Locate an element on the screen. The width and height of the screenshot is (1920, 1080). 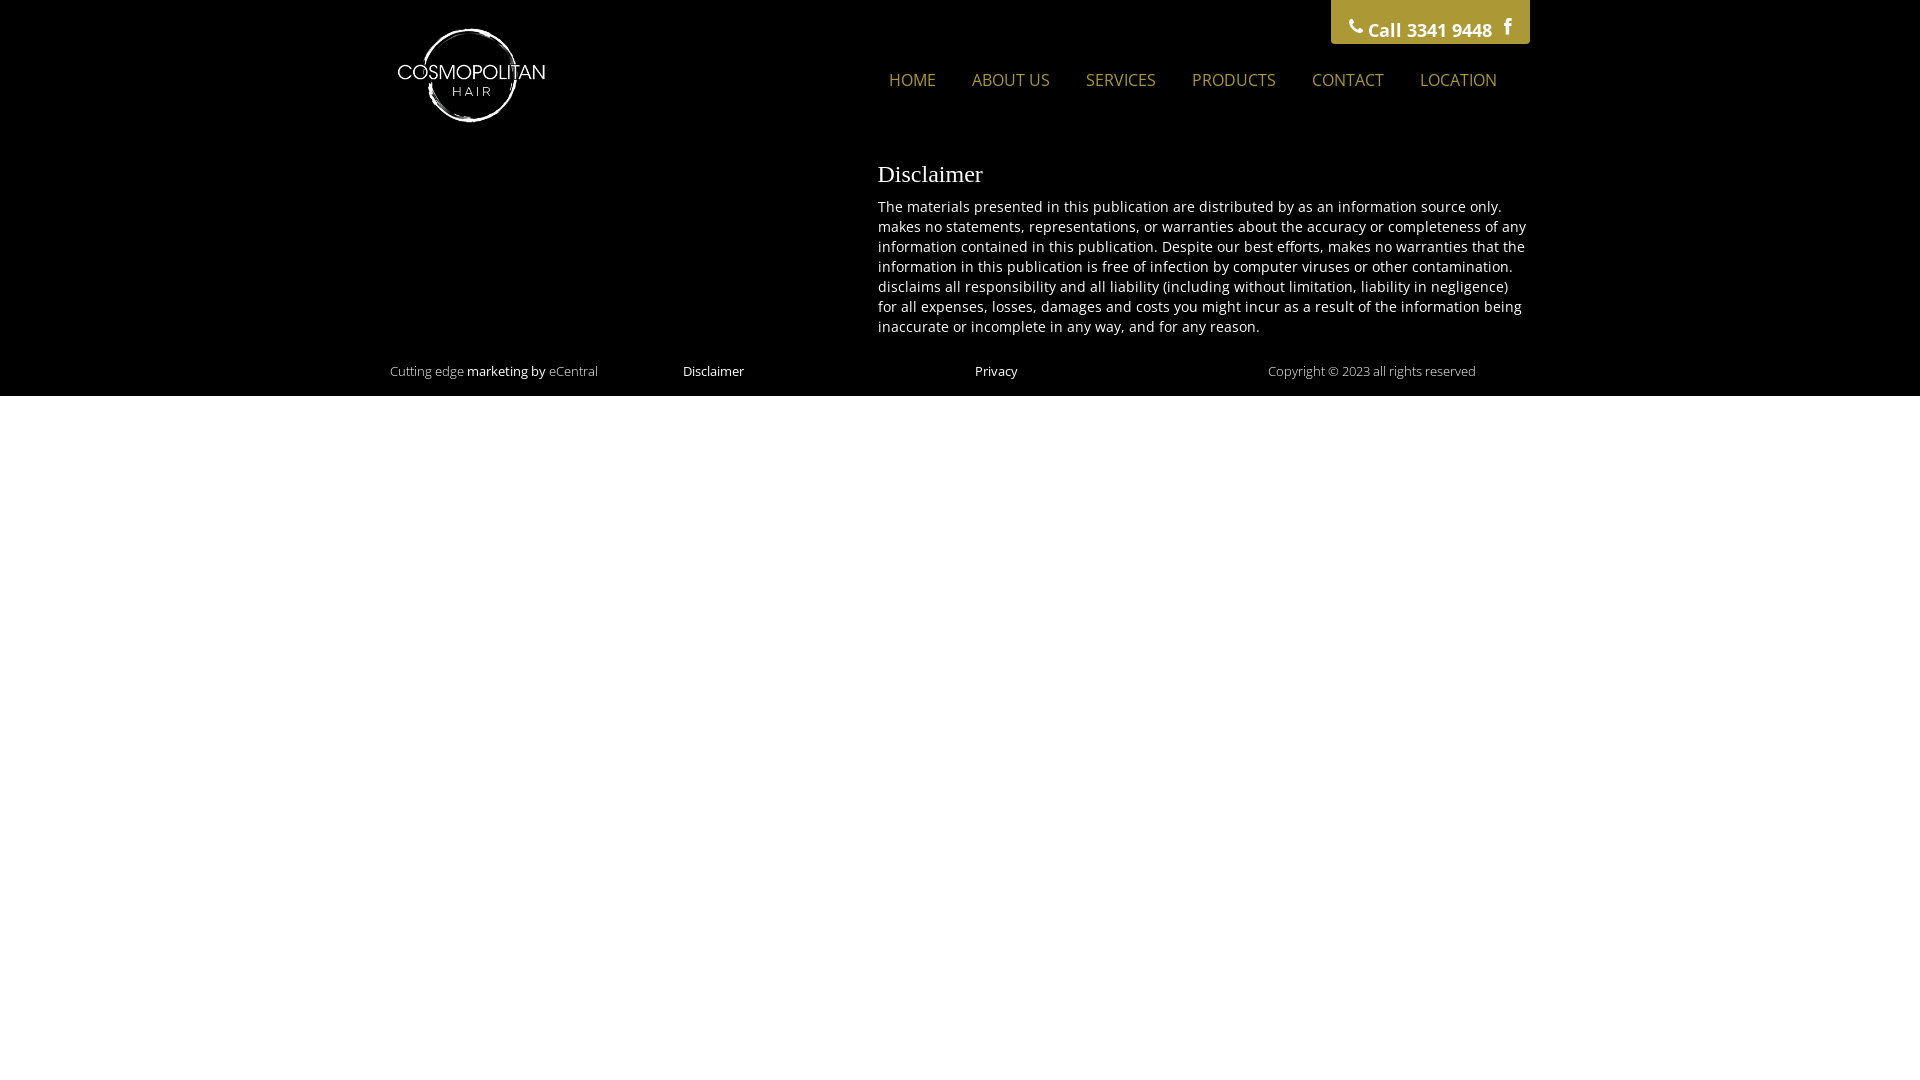
'HOME' is located at coordinates (873, 79).